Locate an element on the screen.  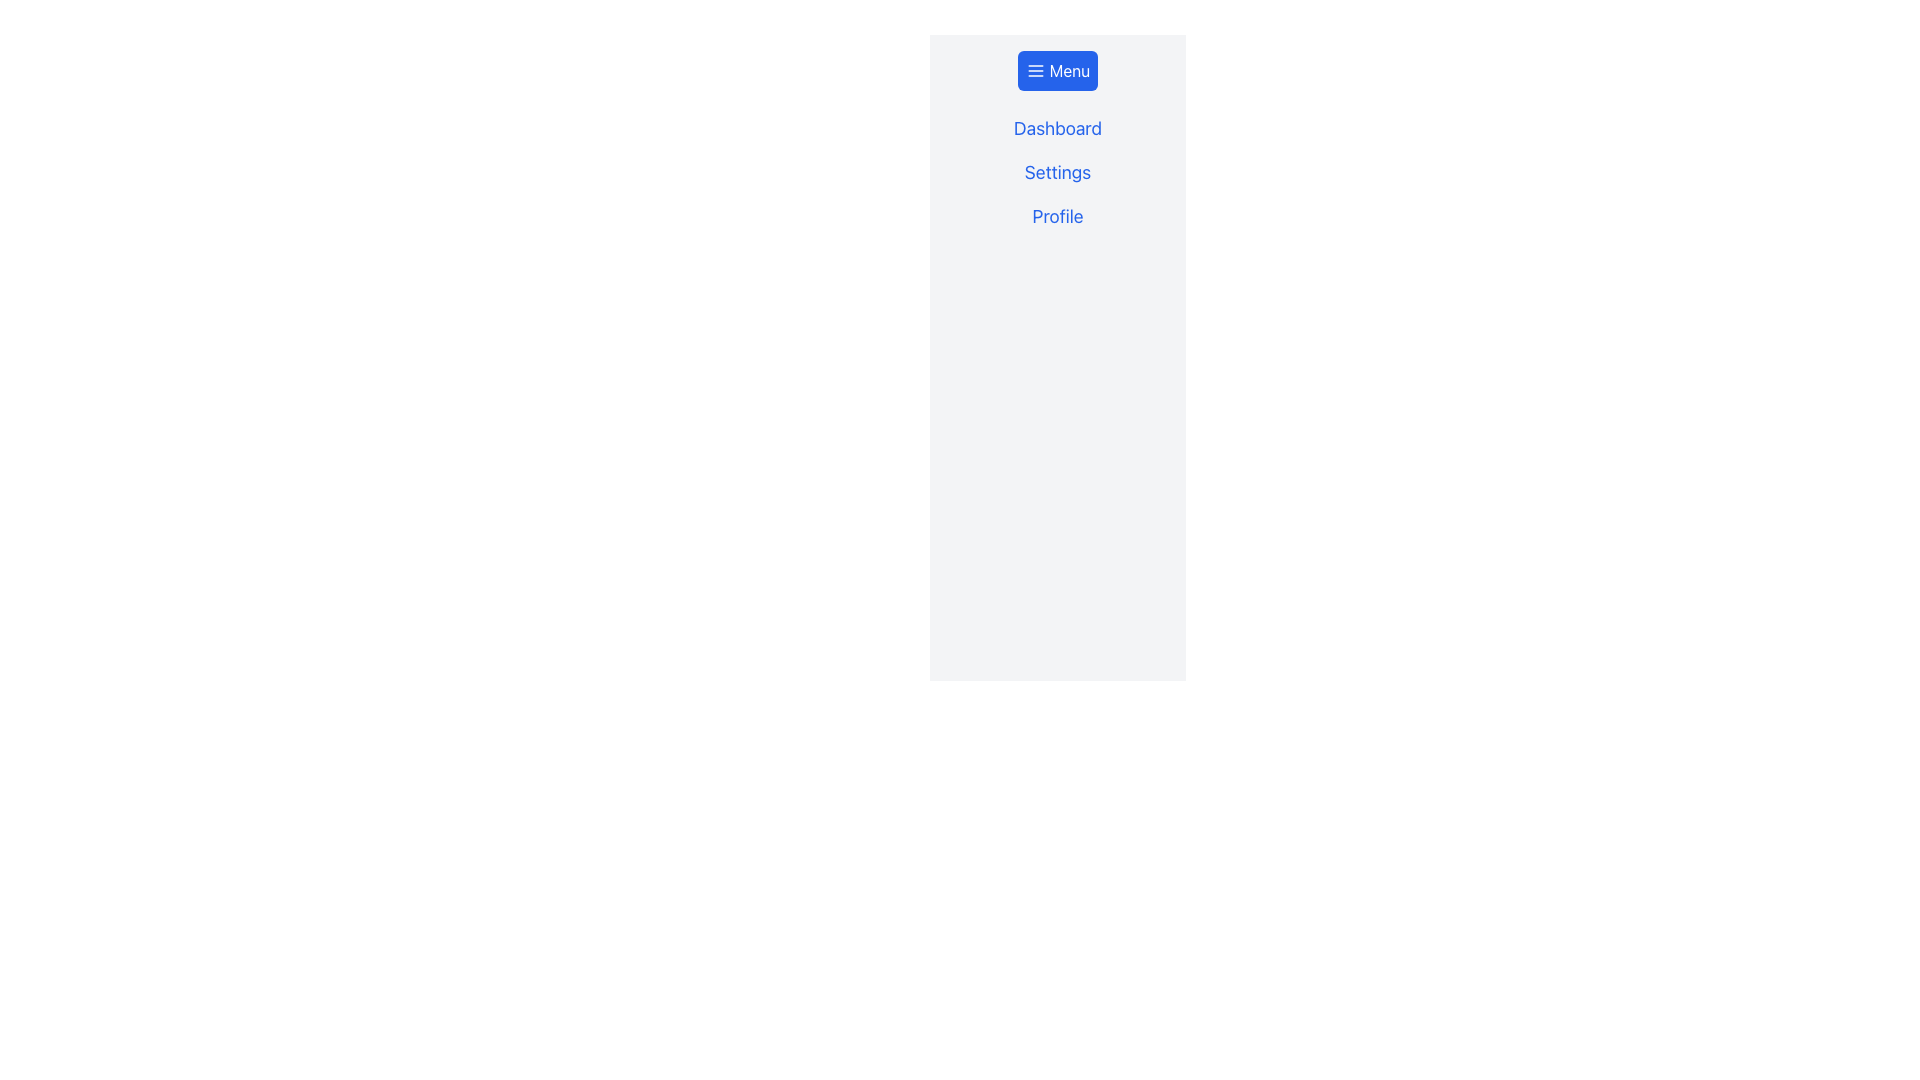
the top sidebar button is located at coordinates (1056, 69).